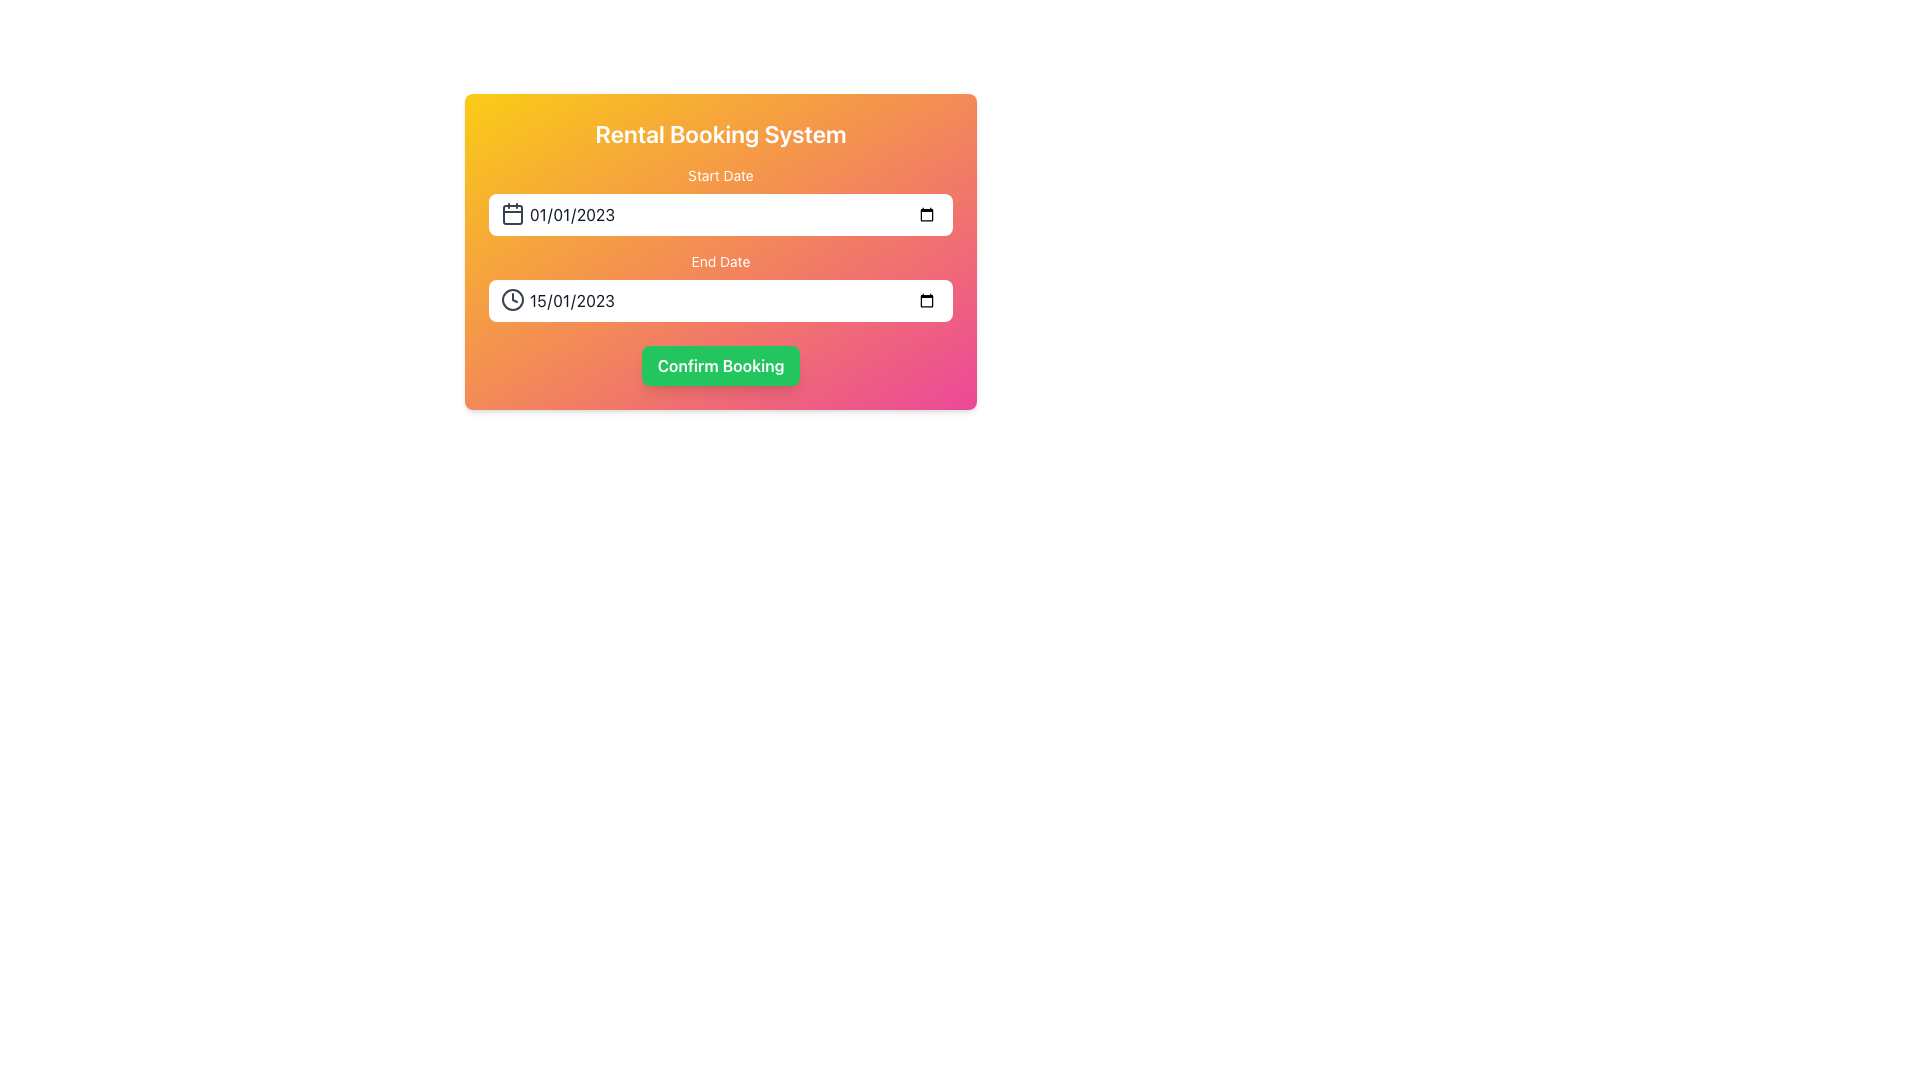 The width and height of the screenshot is (1920, 1080). What do you see at coordinates (720, 261) in the screenshot?
I see `the 'End Date' text label which is styled in a small font and positioned above the date selection input field, to trigger any associated hover effects` at bounding box center [720, 261].